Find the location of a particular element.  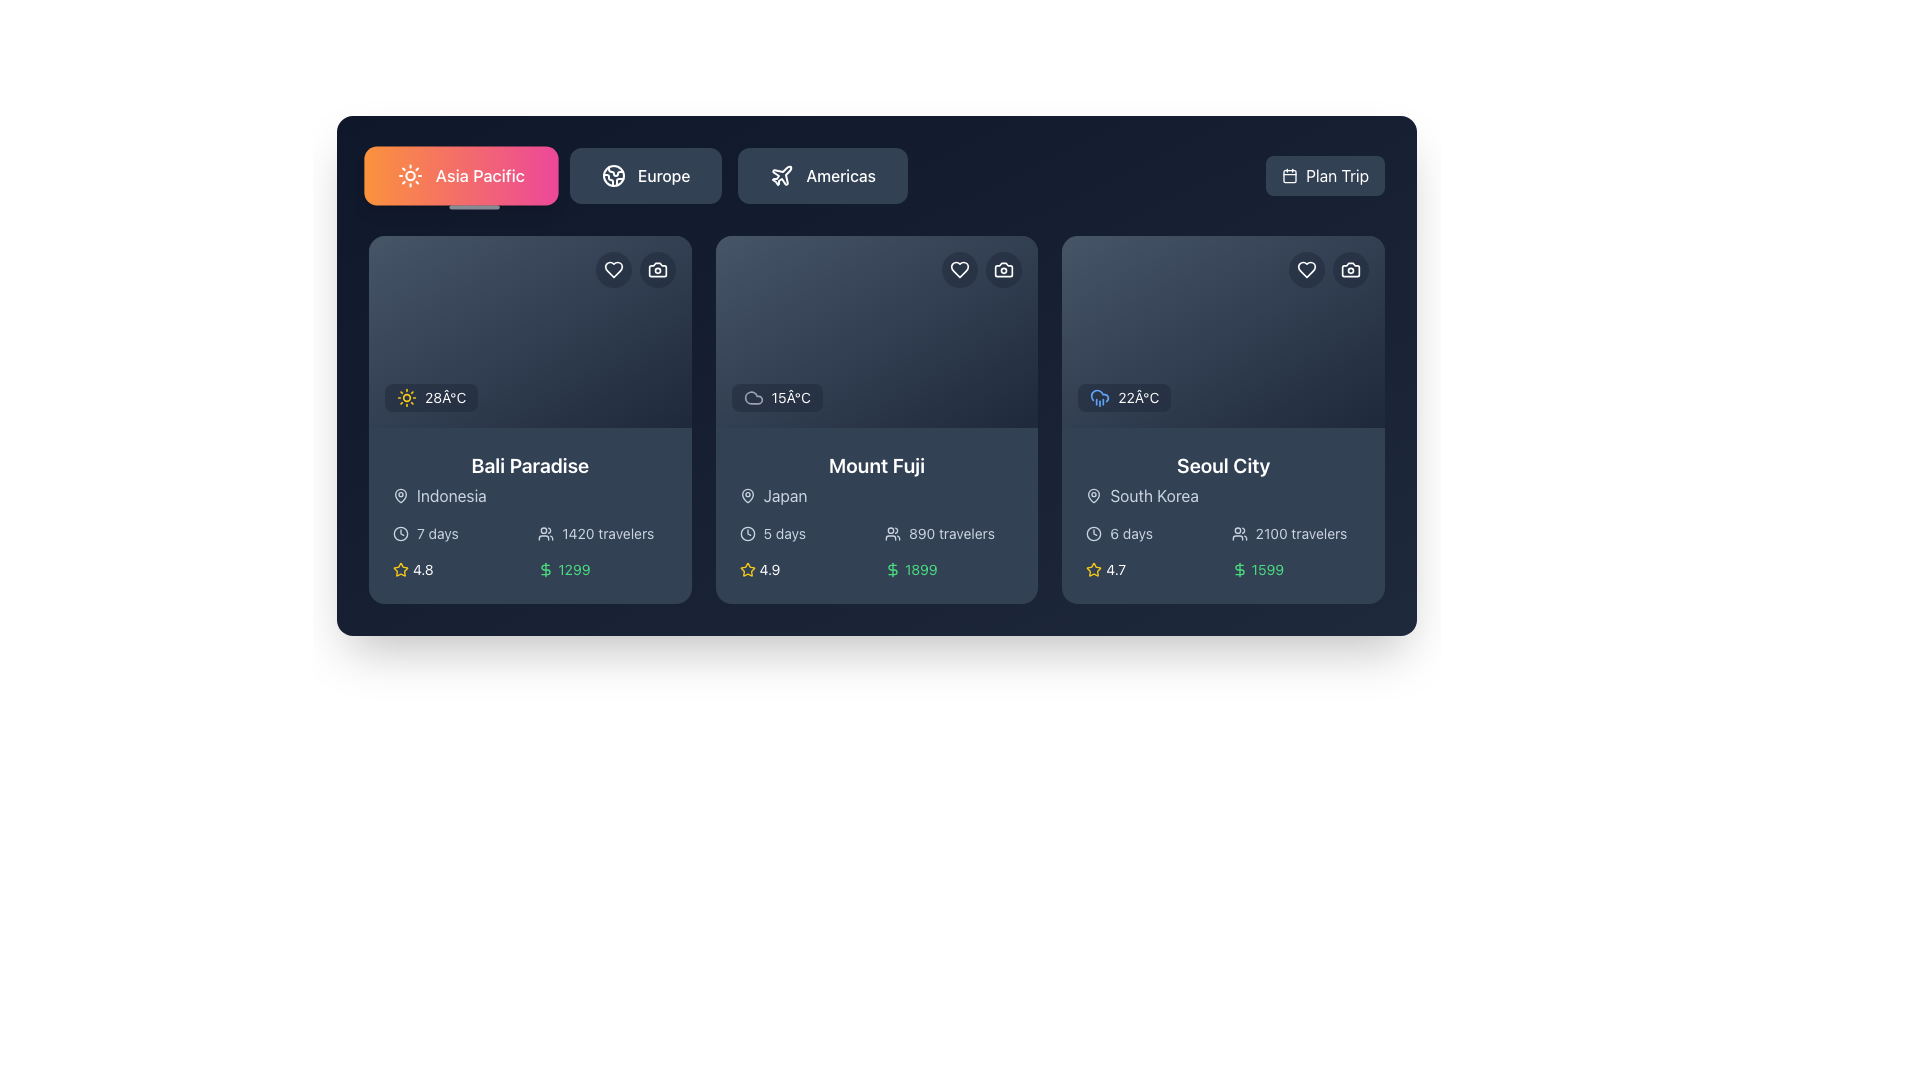

the informational label displaying '2100 travelers' located in the bottom-right region of the 'Seoul City' section, below the '6 days' information is located at coordinates (1296, 532).